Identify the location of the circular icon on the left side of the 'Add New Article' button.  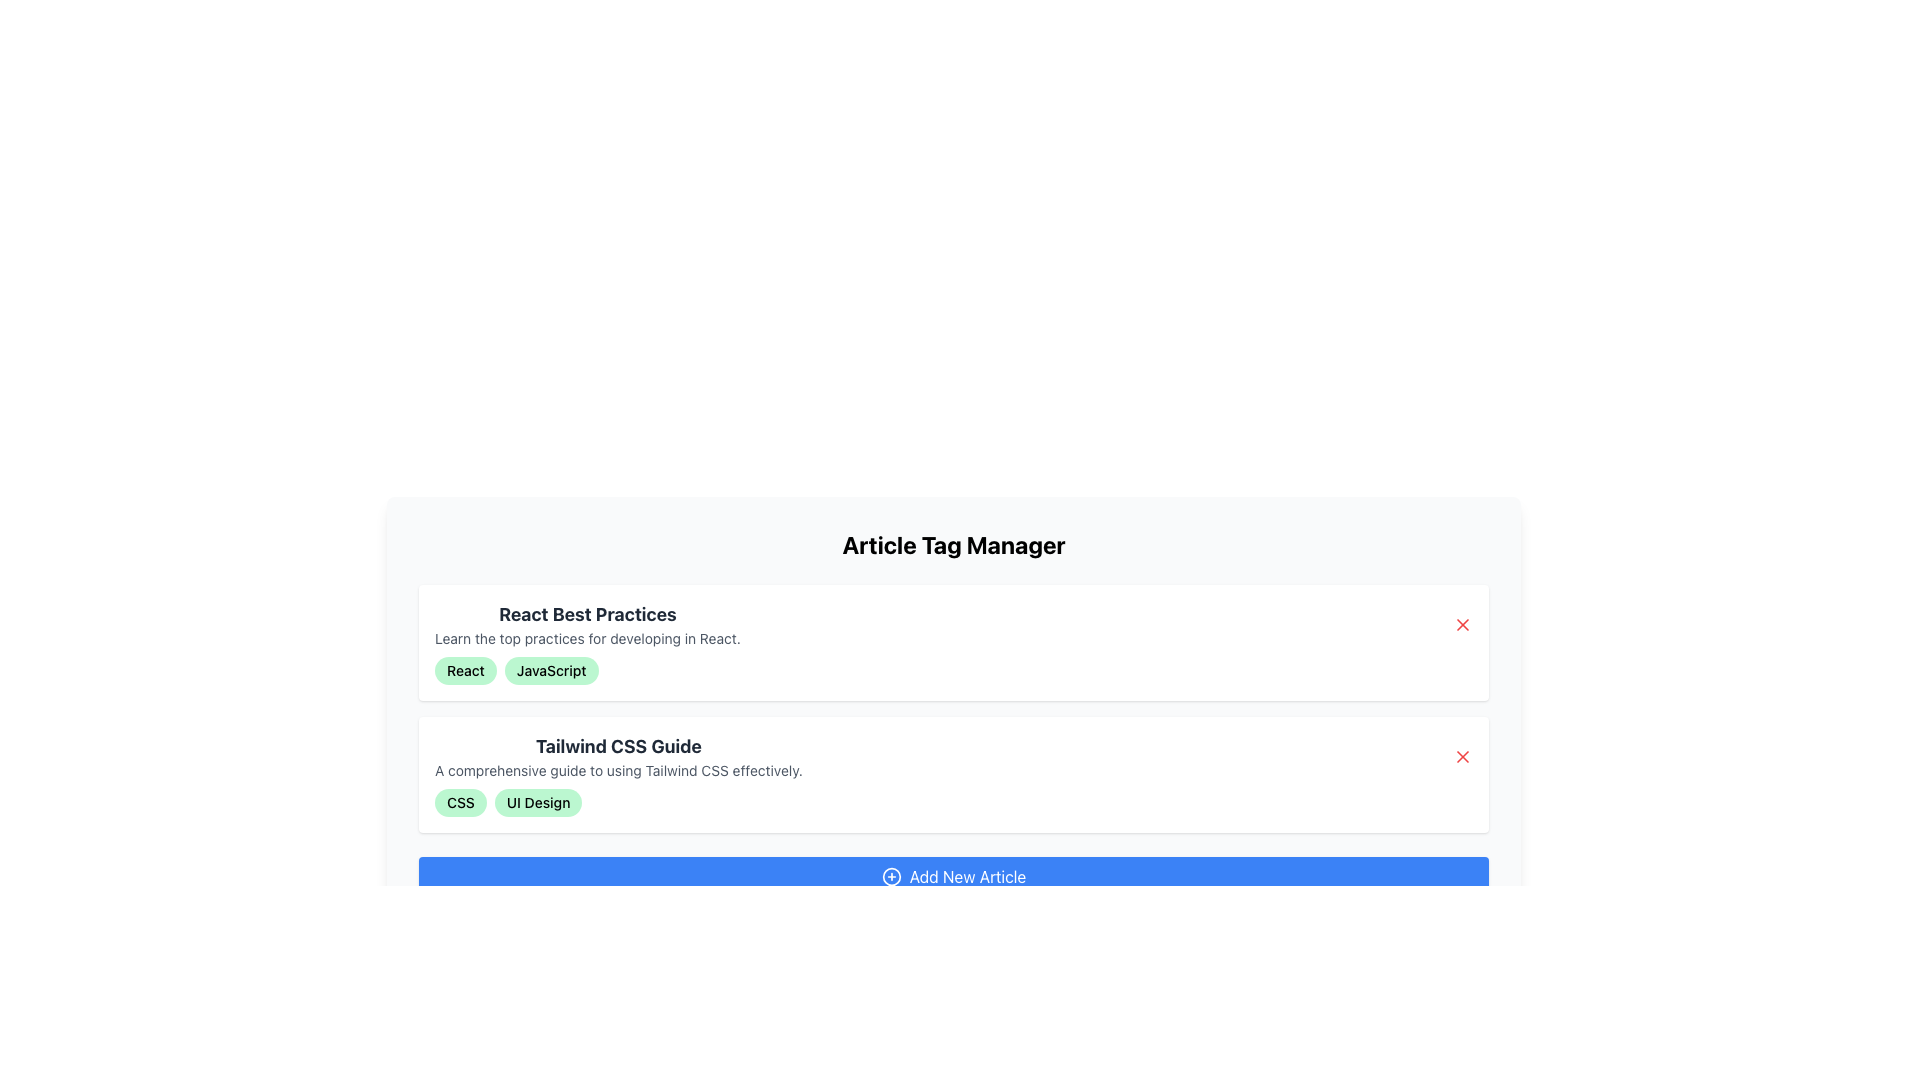
(890, 875).